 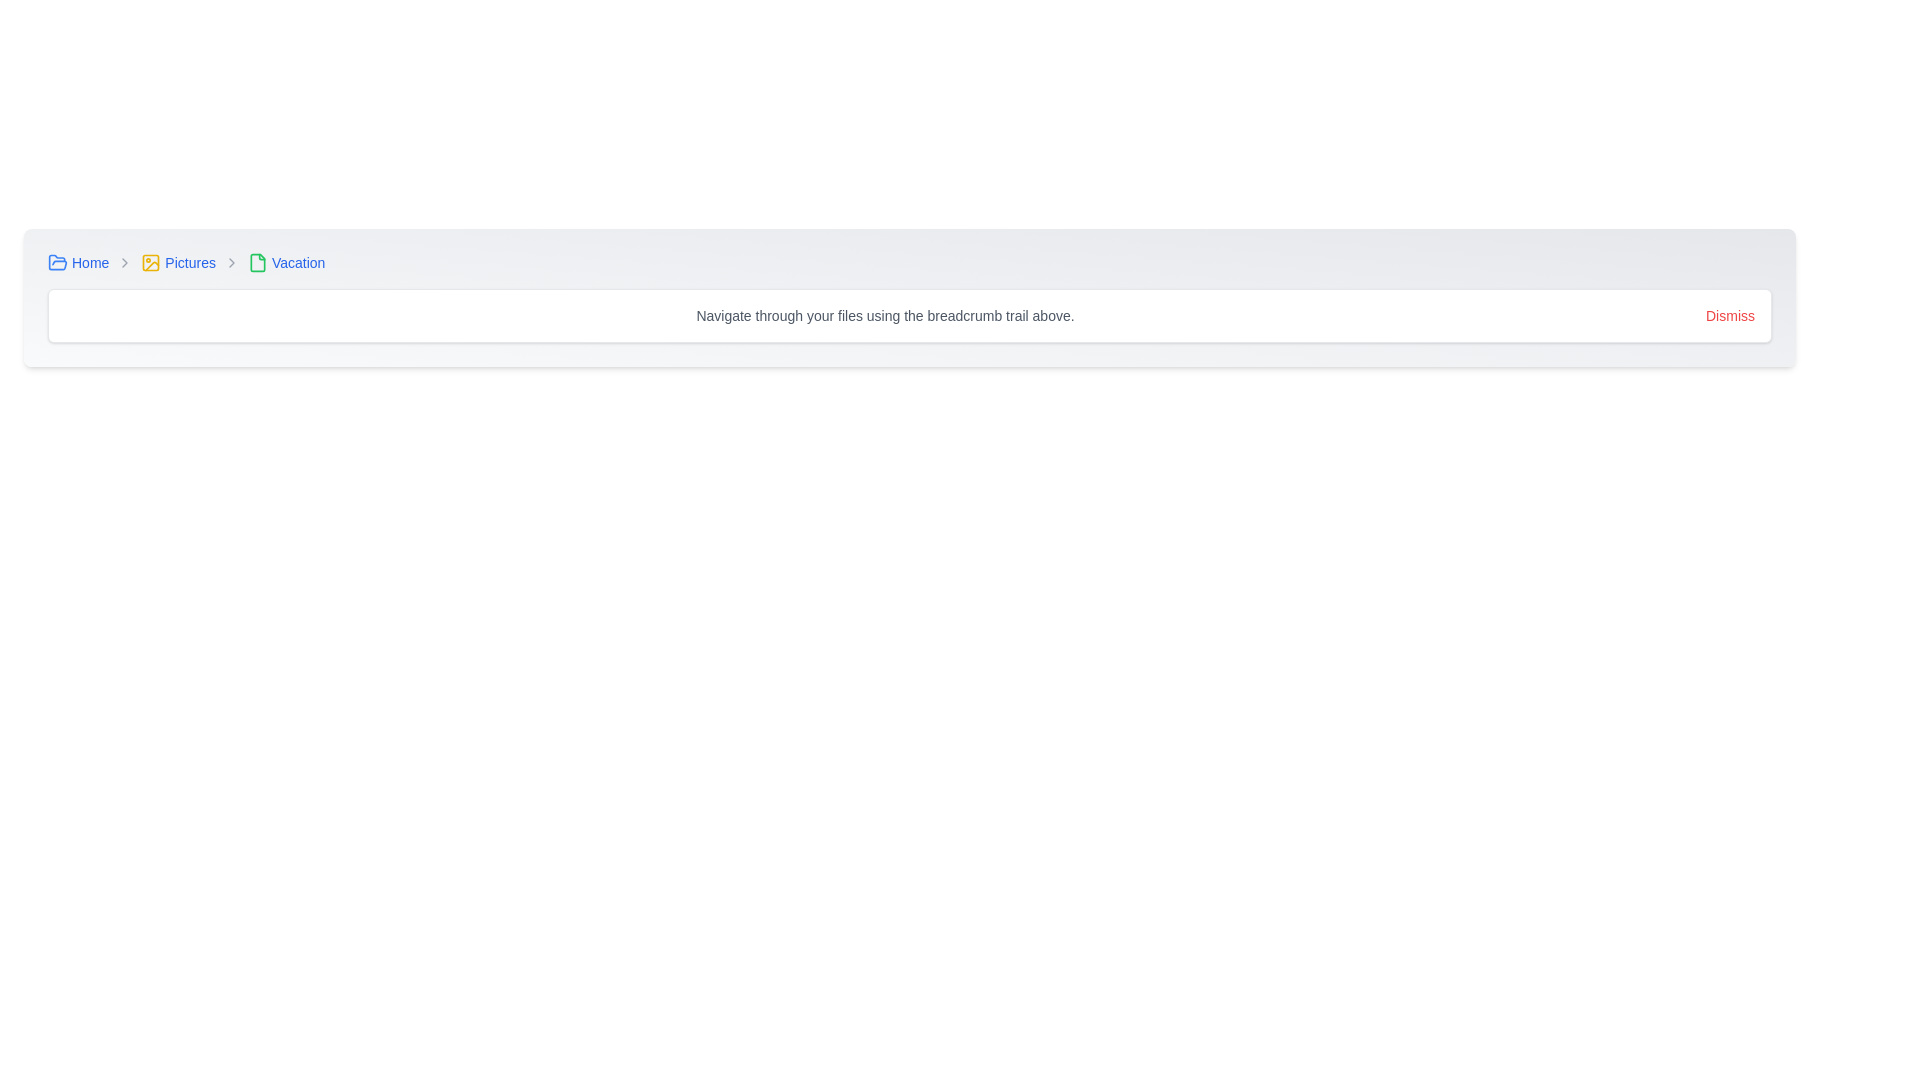 I want to click on the rightward-facing chevron icon located between the 'Home' and 'Pictures' text in the breadcrumb navigation bar, so click(x=124, y=261).